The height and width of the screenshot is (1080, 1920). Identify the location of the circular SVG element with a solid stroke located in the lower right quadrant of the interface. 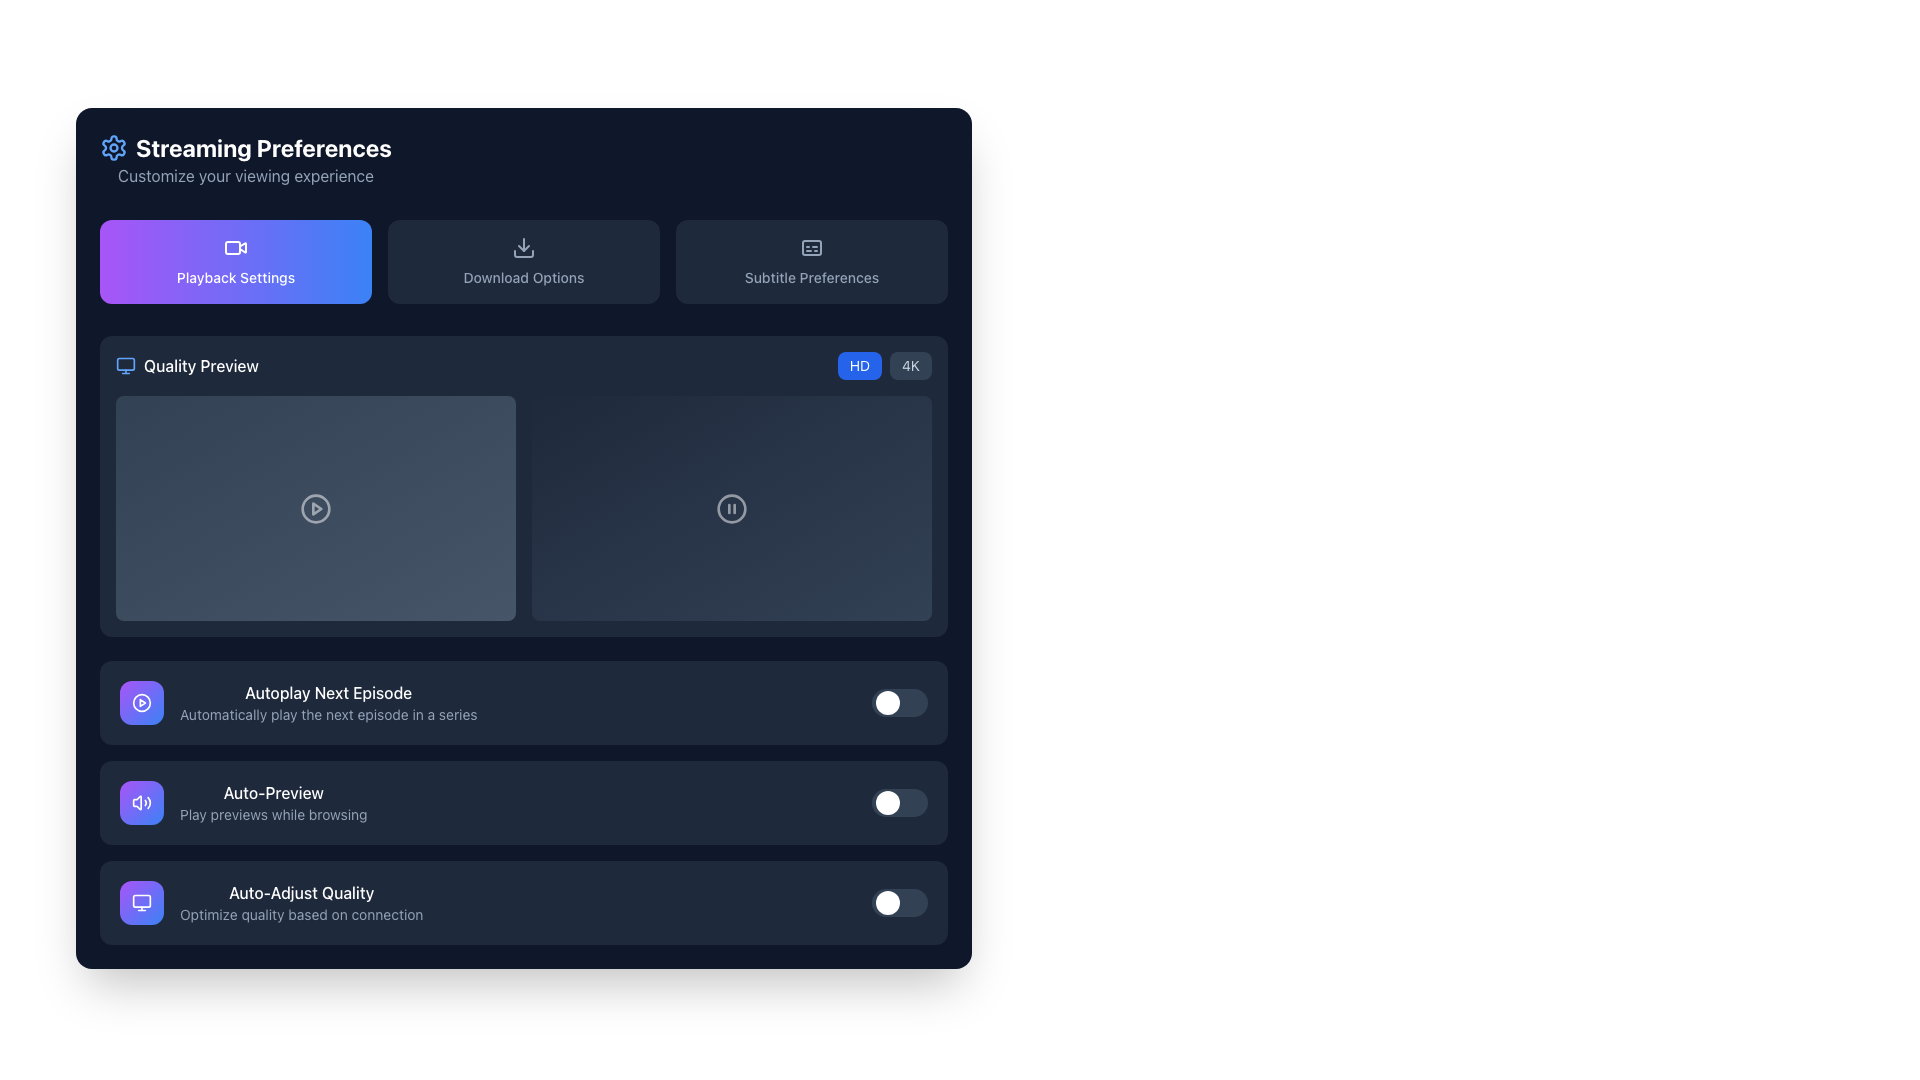
(730, 507).